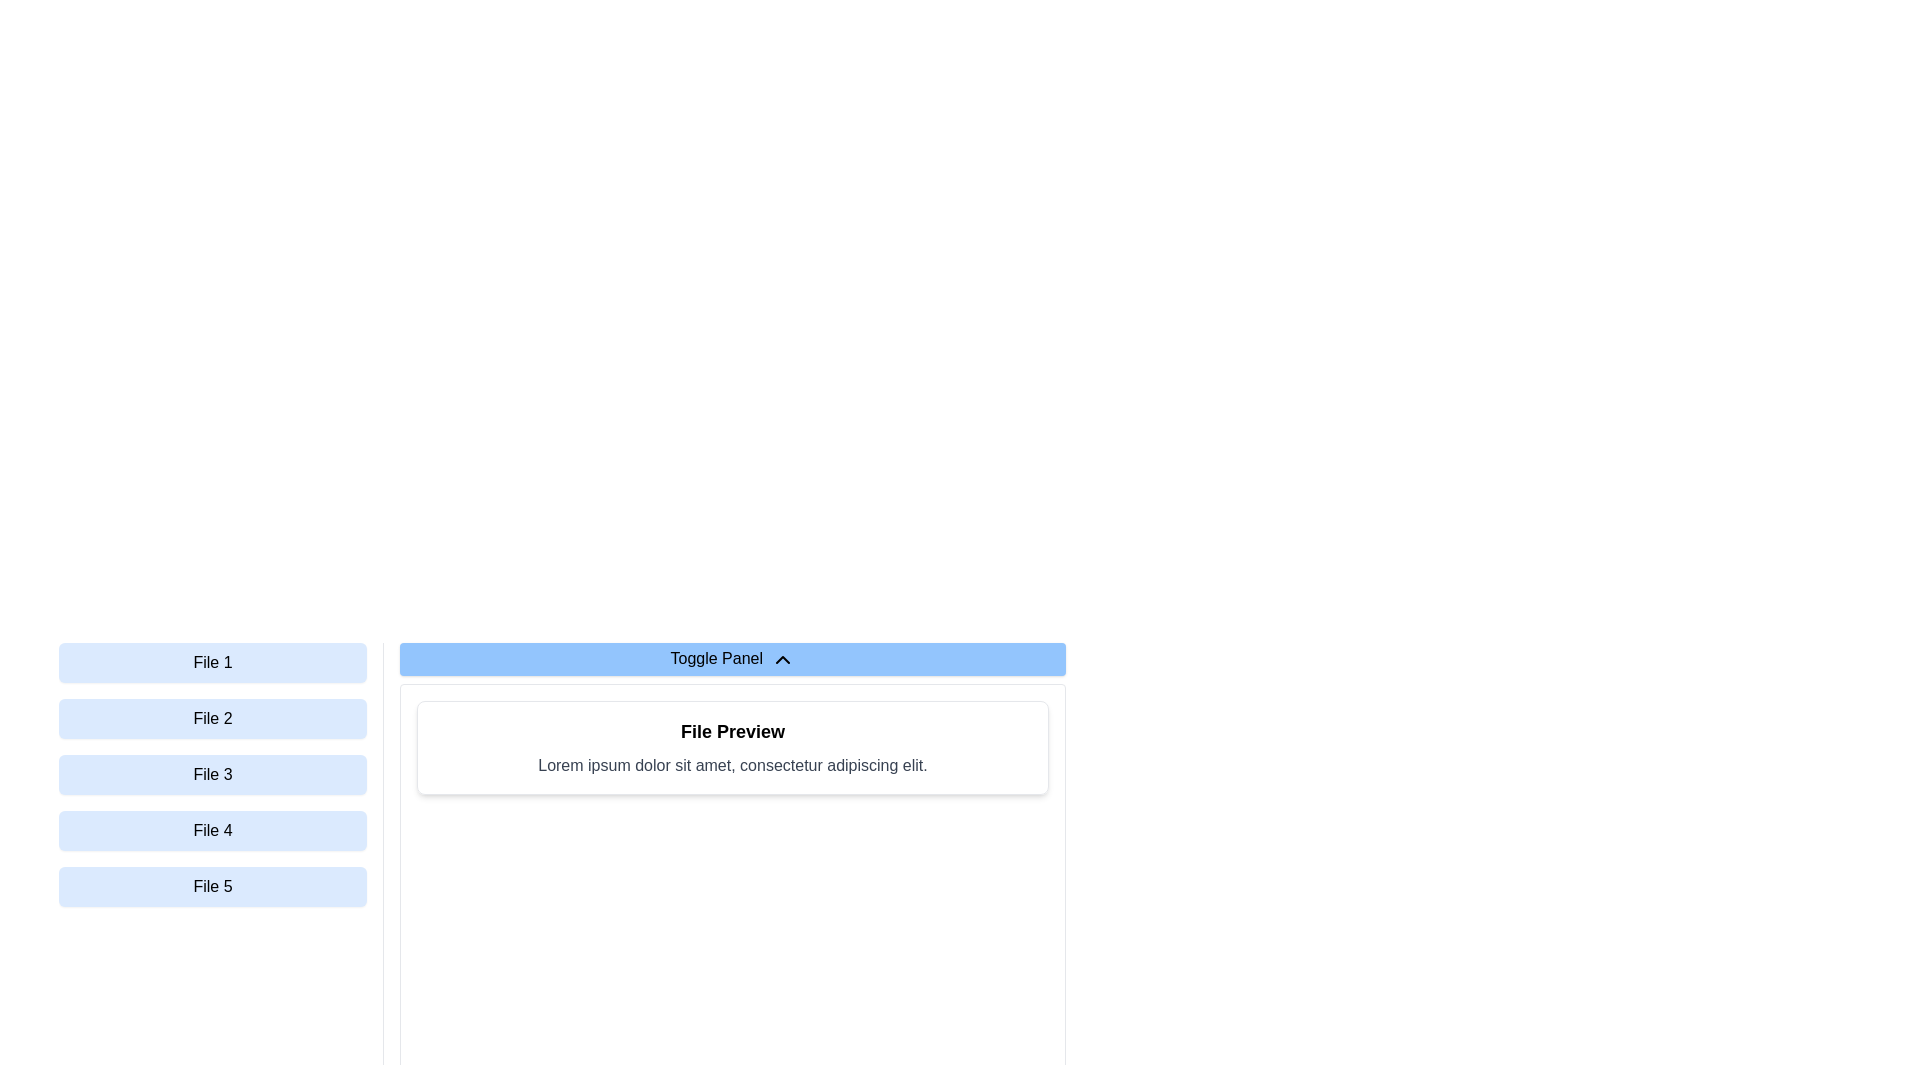  Describe the element at coordinates (782, 659) in the screenshot. I see `the upward-pointing chevron icon located to the right of the 'Toggle Panel' button, which shares its blue background and rounded corners` at that location.